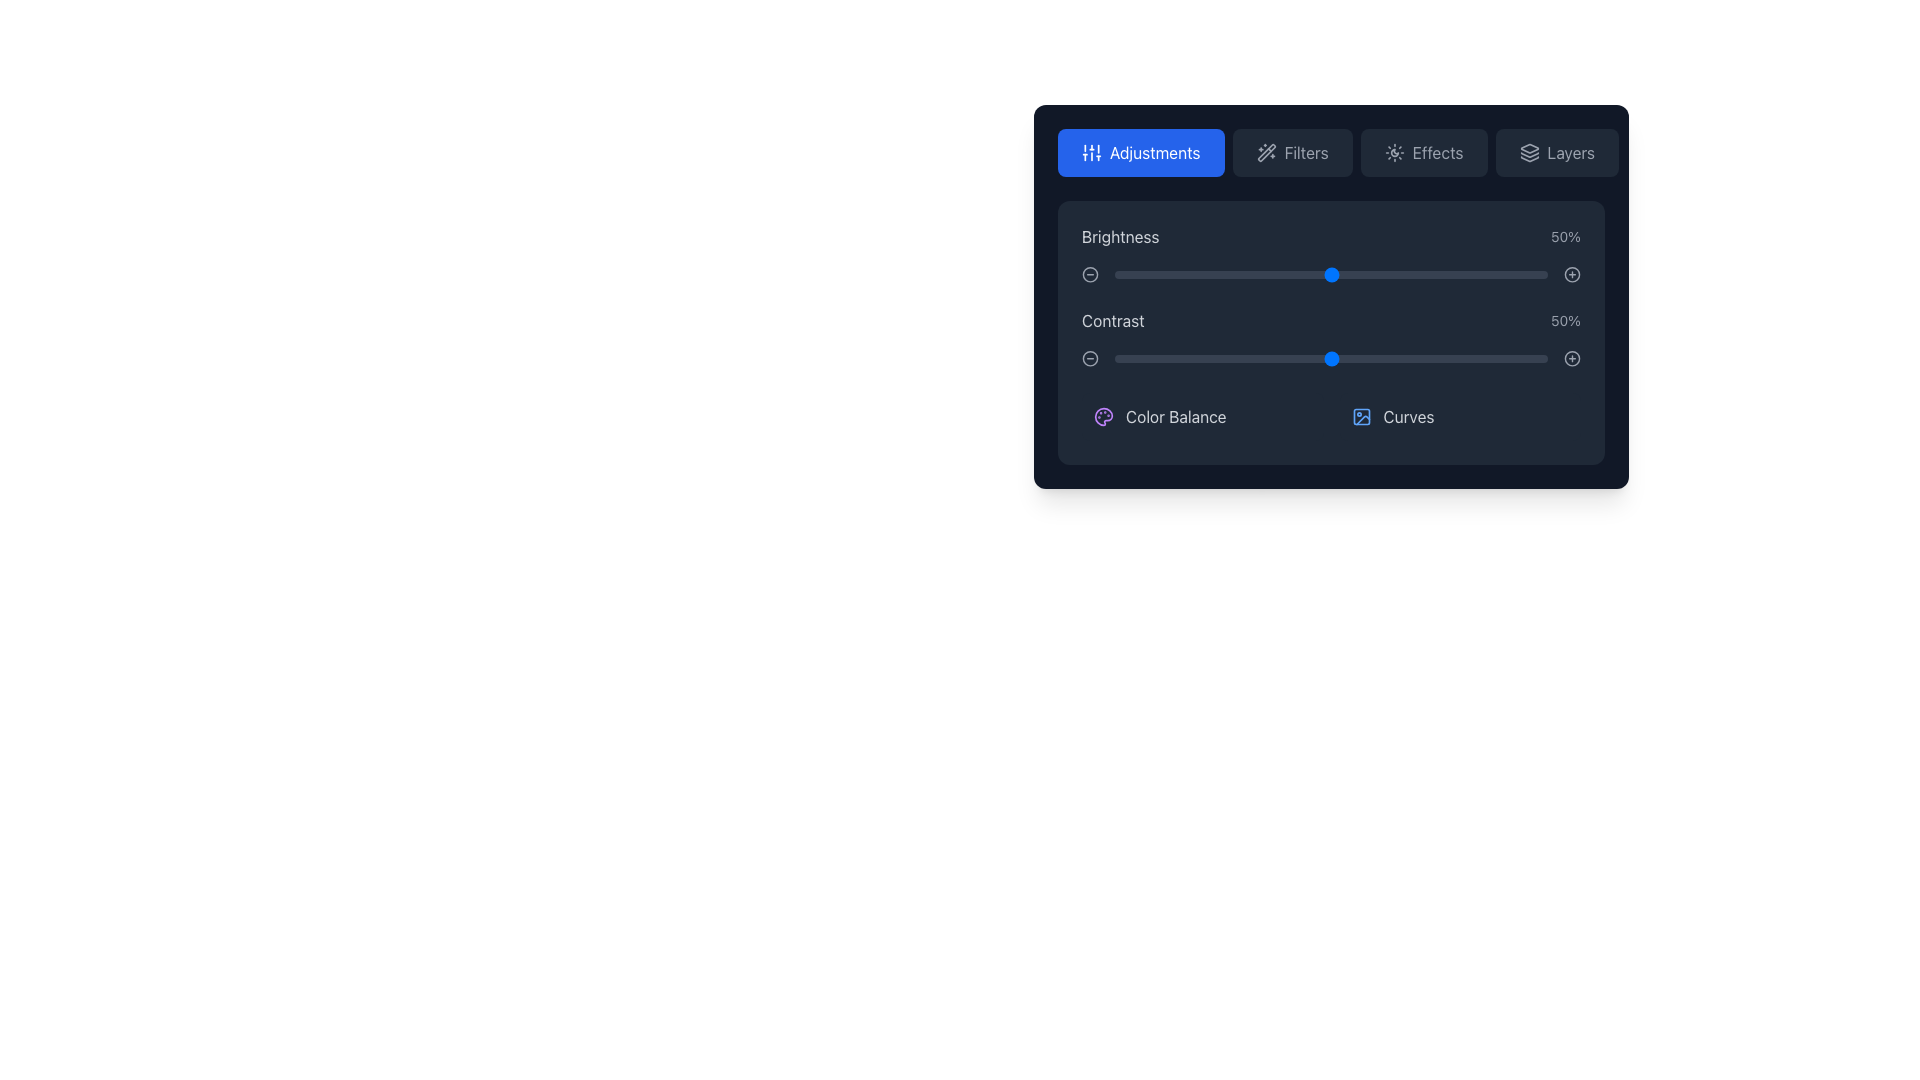 The width and height of the screenshot is (1920, 1080). I want to click on the 'Filters' button, which is a rectangular button with a gray background and a wand icon, located second from the left in a row of buttons at the top of the interface, so click(1292, 152).